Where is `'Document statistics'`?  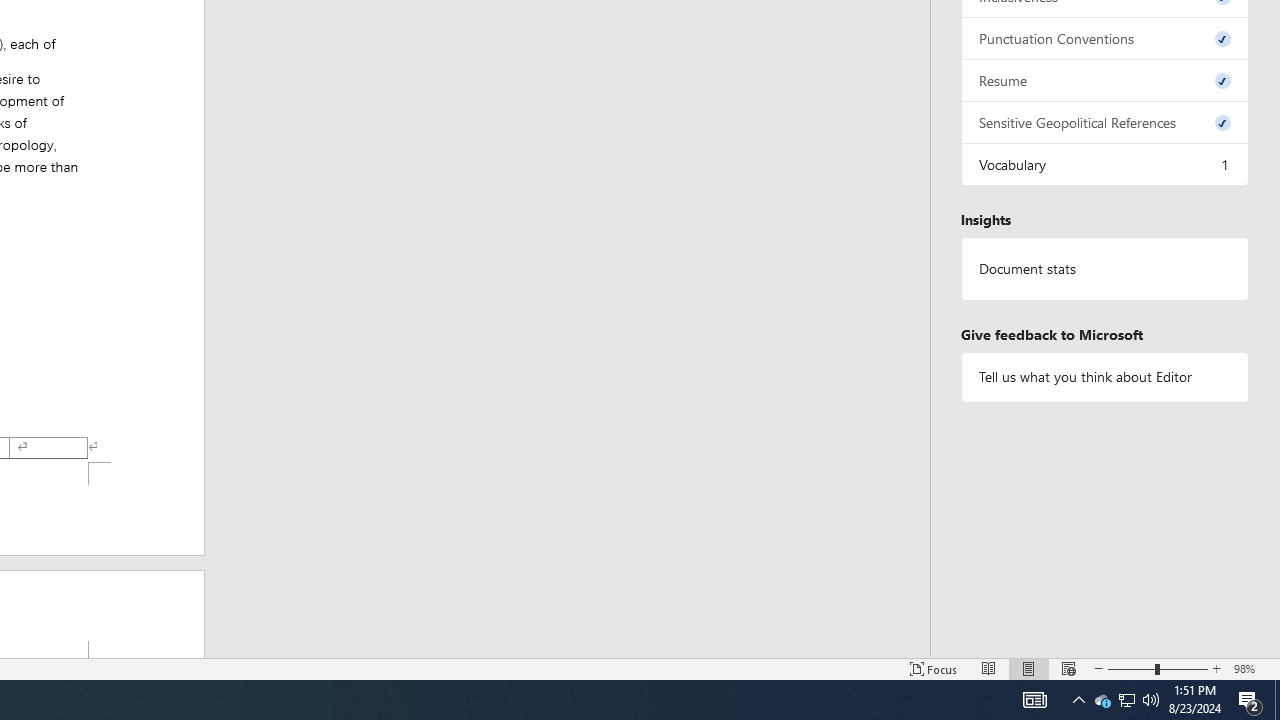 'Document statistics' is located at coordinates (1104, 268).